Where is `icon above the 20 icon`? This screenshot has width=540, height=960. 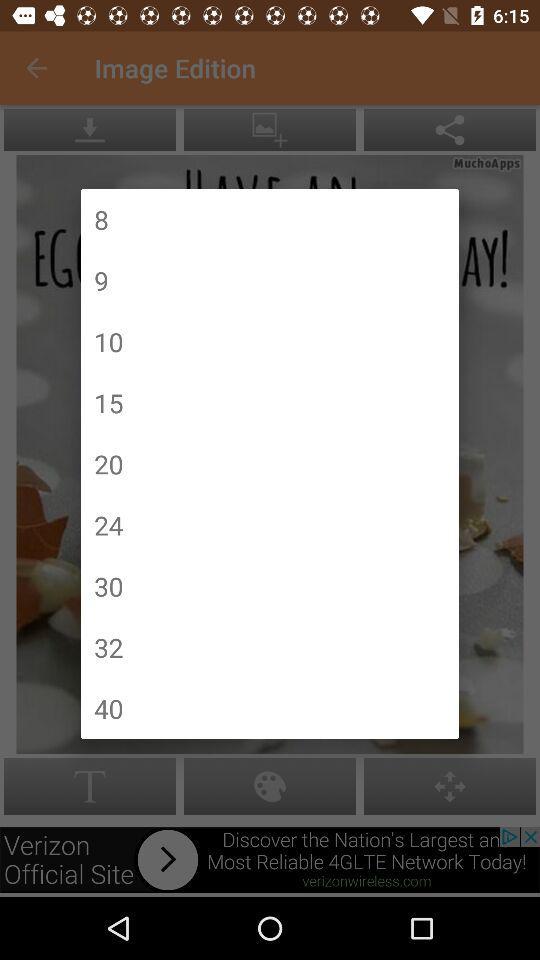
icon above the 20 icon is located at coordinates (108, 401).